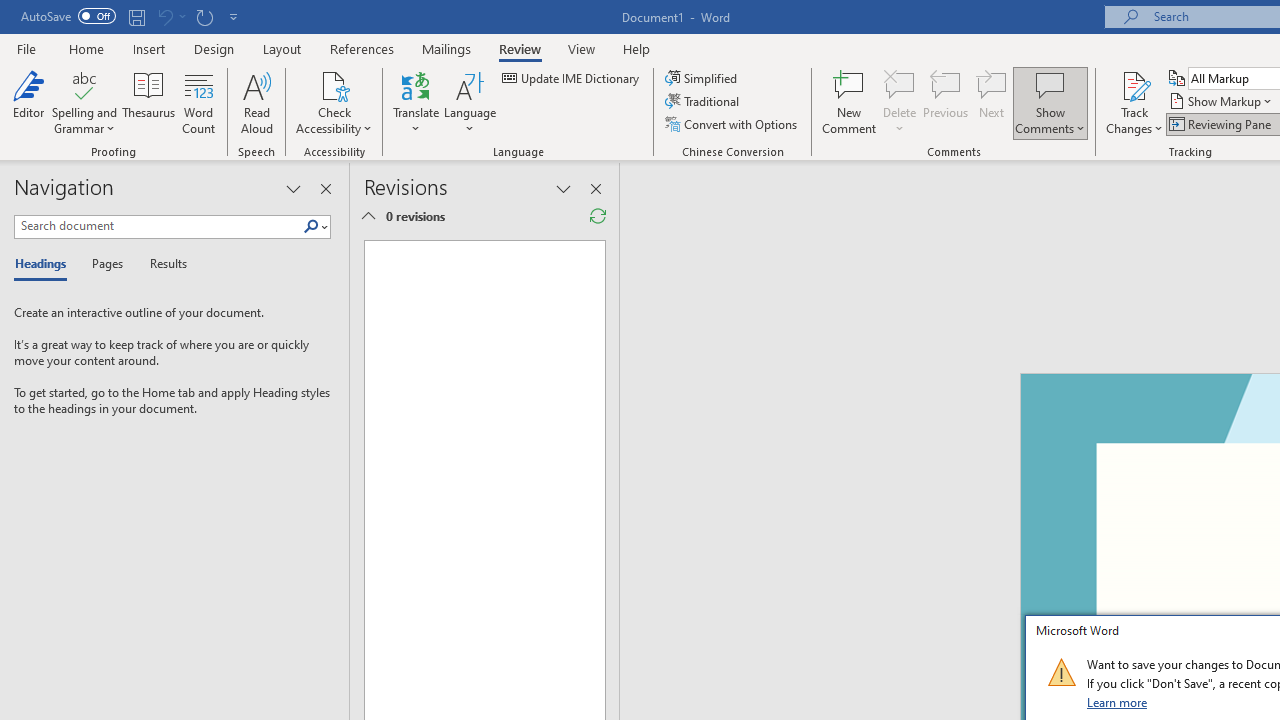 The height and width of the screenshot is (720, 1280). Describe the element at coordinates (596, 216) in the screenshot. I see `'Refresh Reviewing Pane'` at that location.